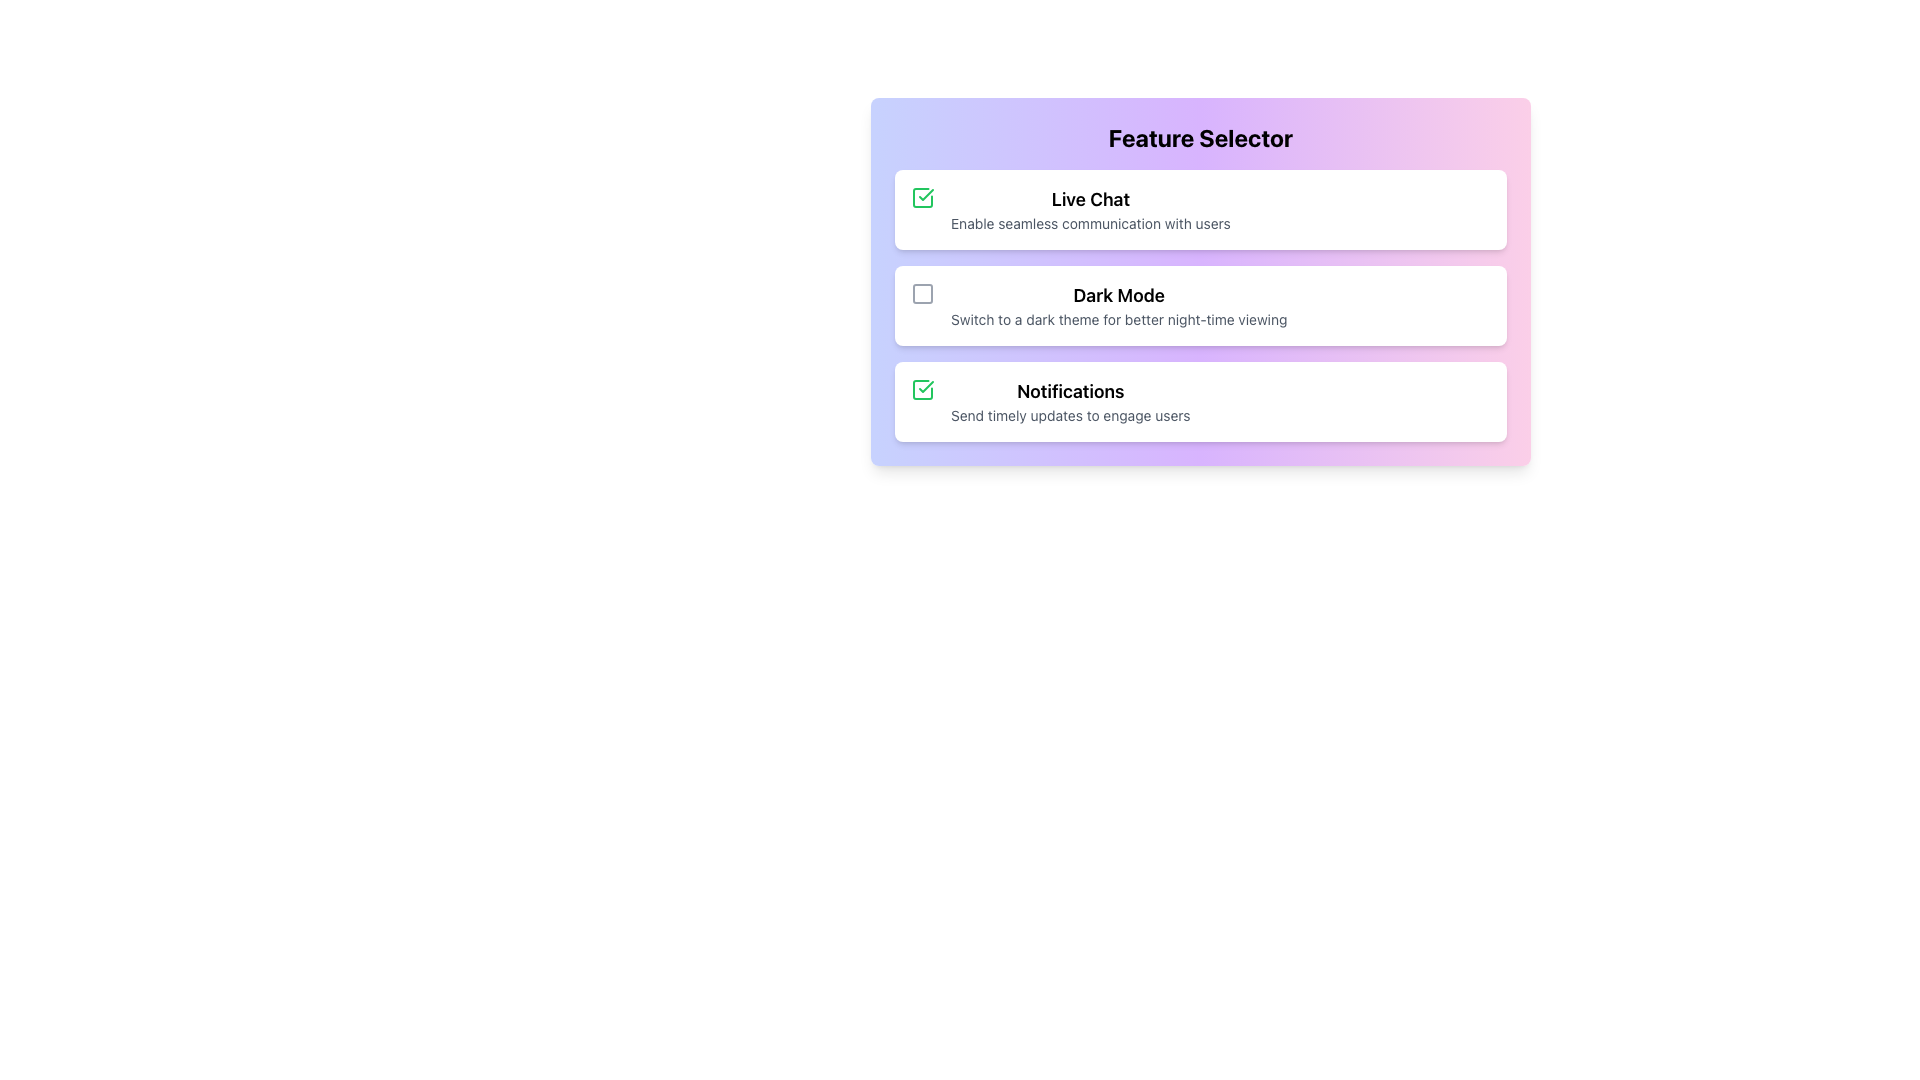  I want to click on the 'Live Chat' feature card, so click(1200, 209).